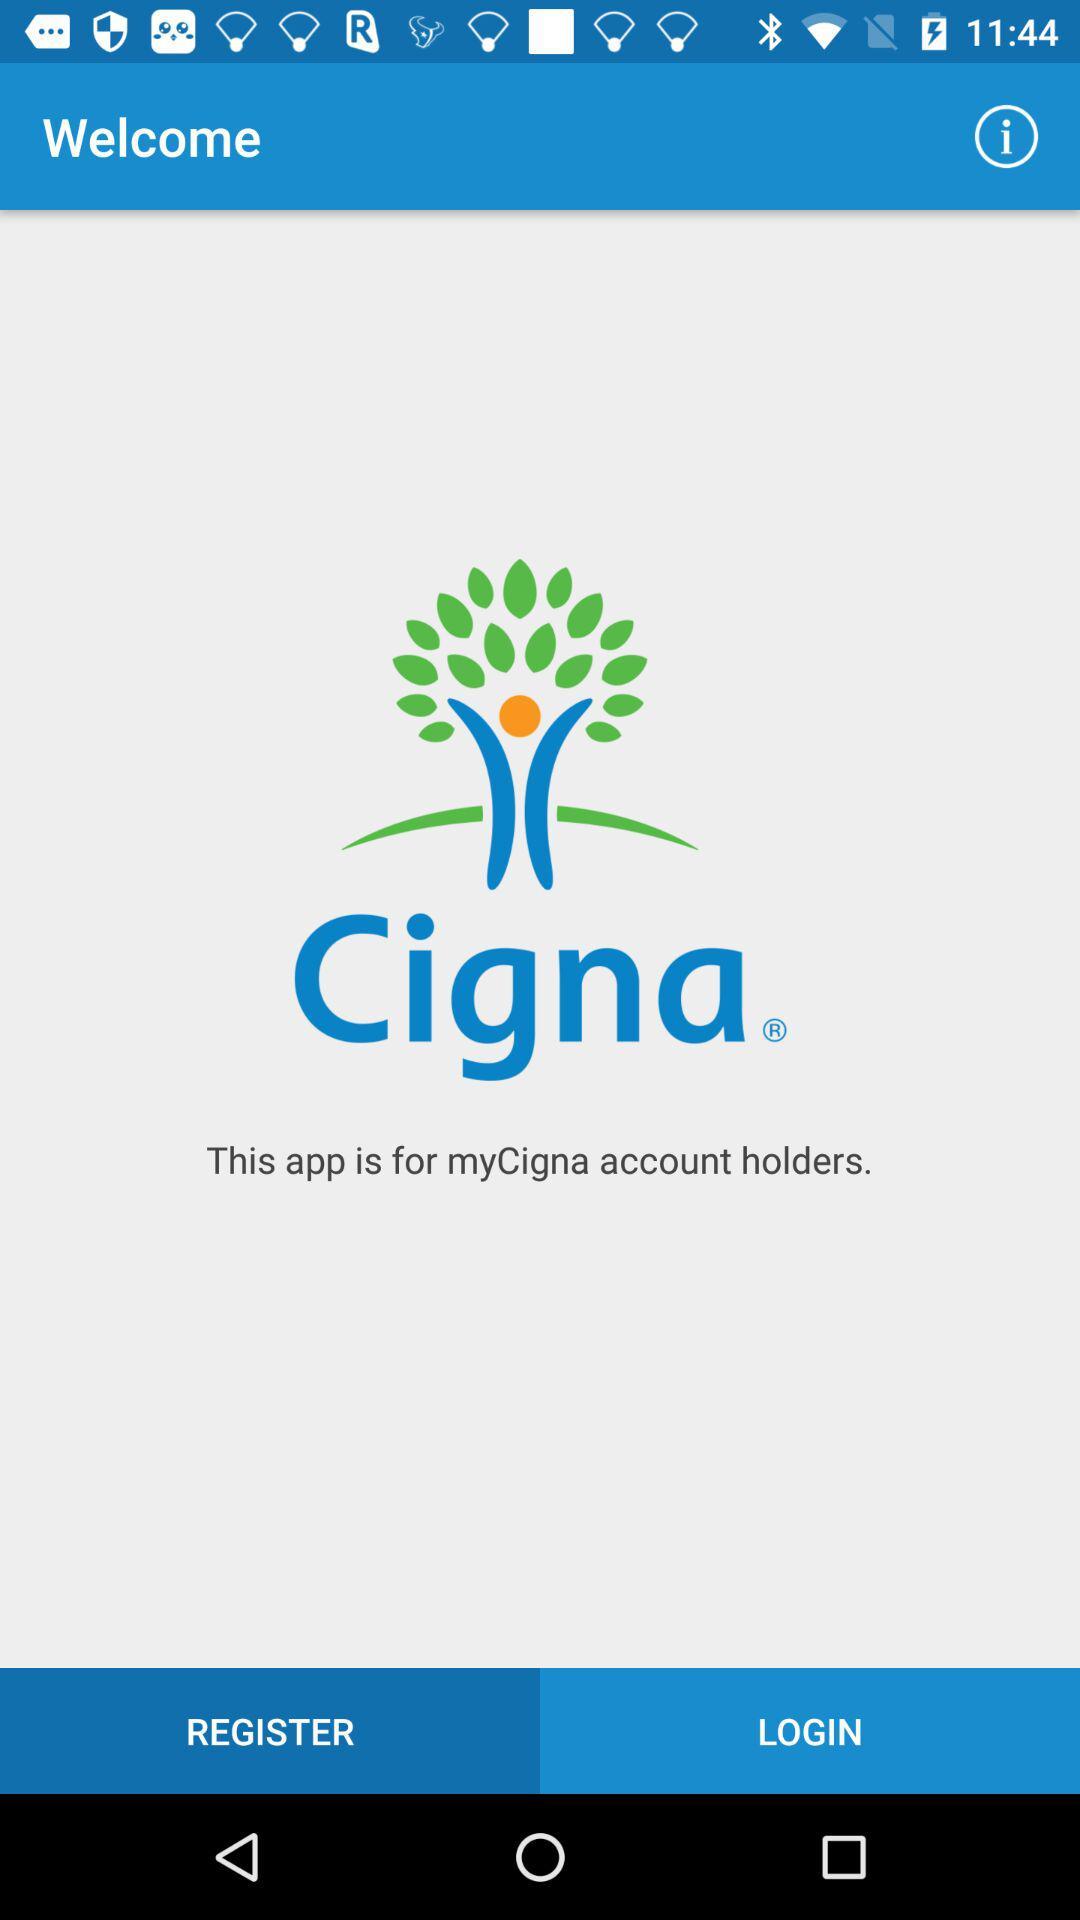 The image size is (1080, 1920). What do you see at coordinates (270, 1730) in the screenshot?
I see `icon to the left of the login item` at bounding box center [270, 1730].